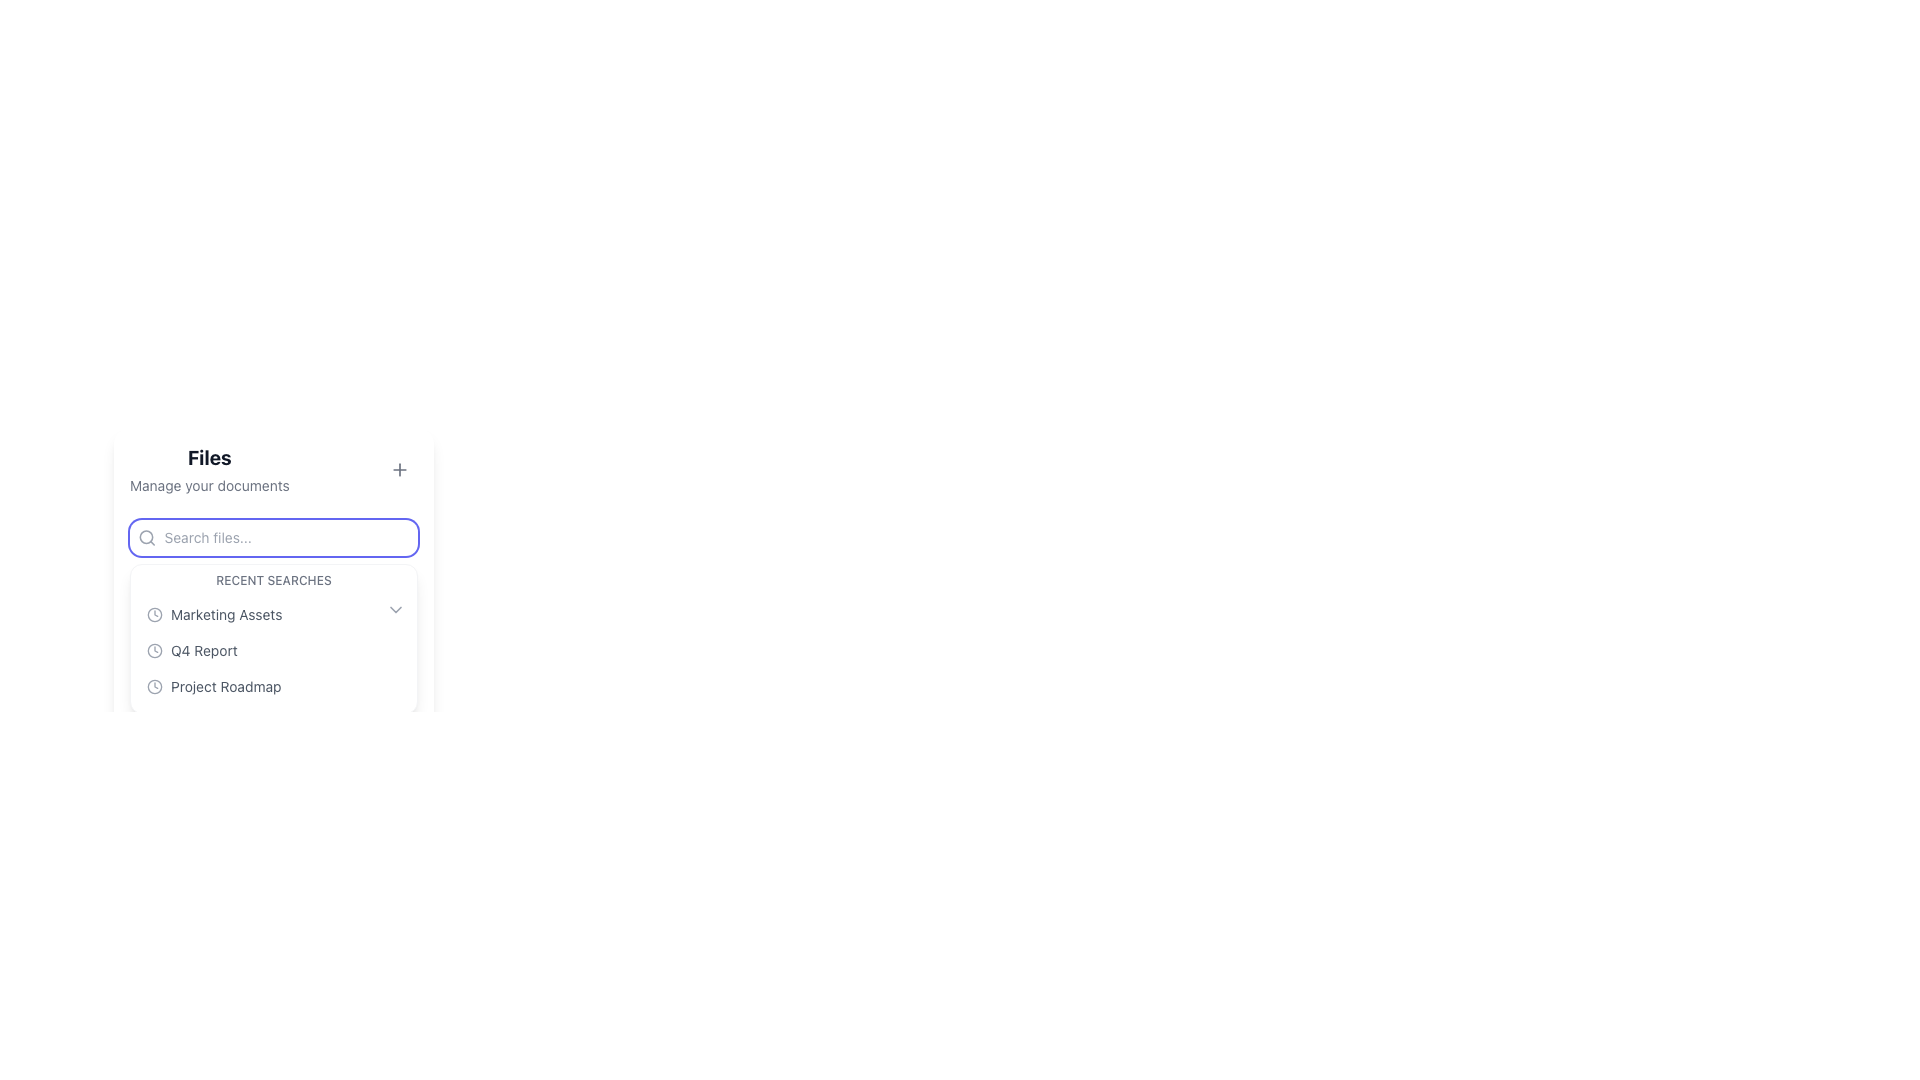  I want to click on the chevron icon located on the far right of the 'Documents' row, next to the text '43 items', so click(395, 608).